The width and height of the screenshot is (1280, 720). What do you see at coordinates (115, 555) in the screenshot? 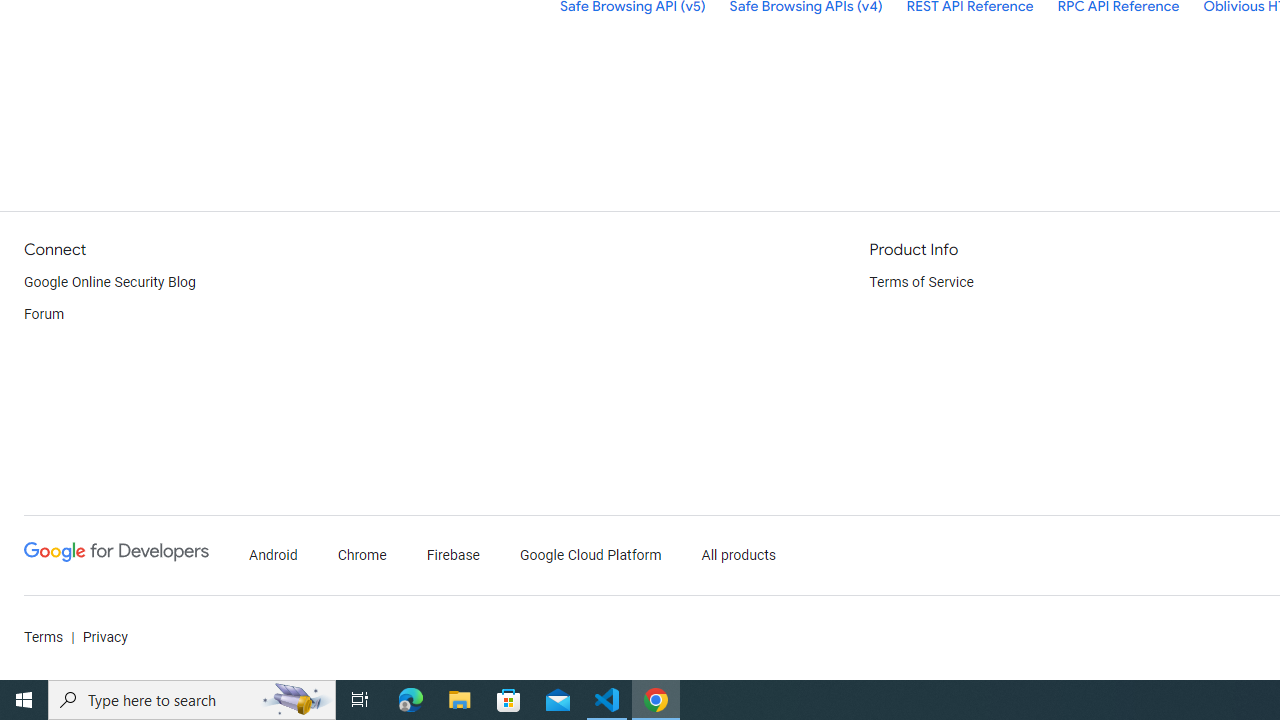
I see `'Google Developers'` at bounding box center [115, 555].